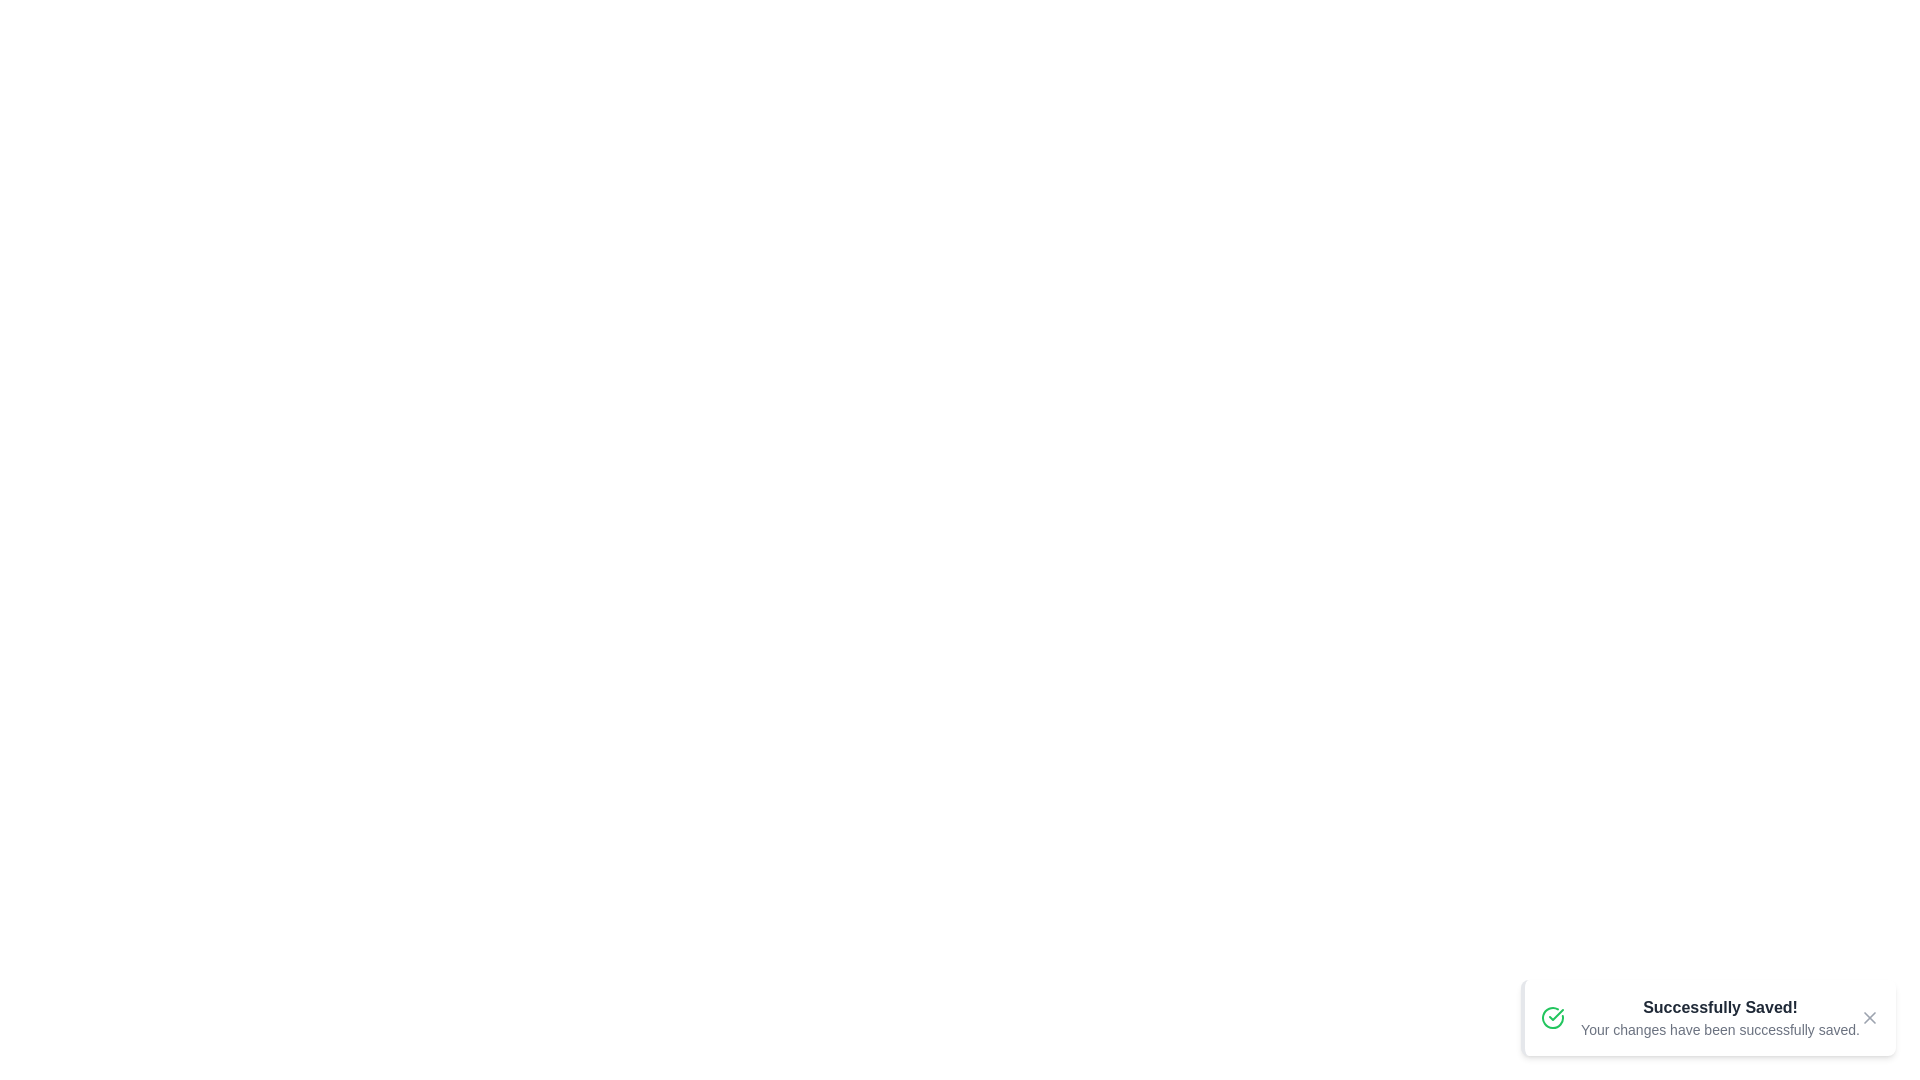 Image resolution: width=1920 pixels, height=1080 pixels. What do you see at coordinates (1552, 1018) in the screenshot?
I see `the success icon to view its status` at bounding box center [1552, 1018].